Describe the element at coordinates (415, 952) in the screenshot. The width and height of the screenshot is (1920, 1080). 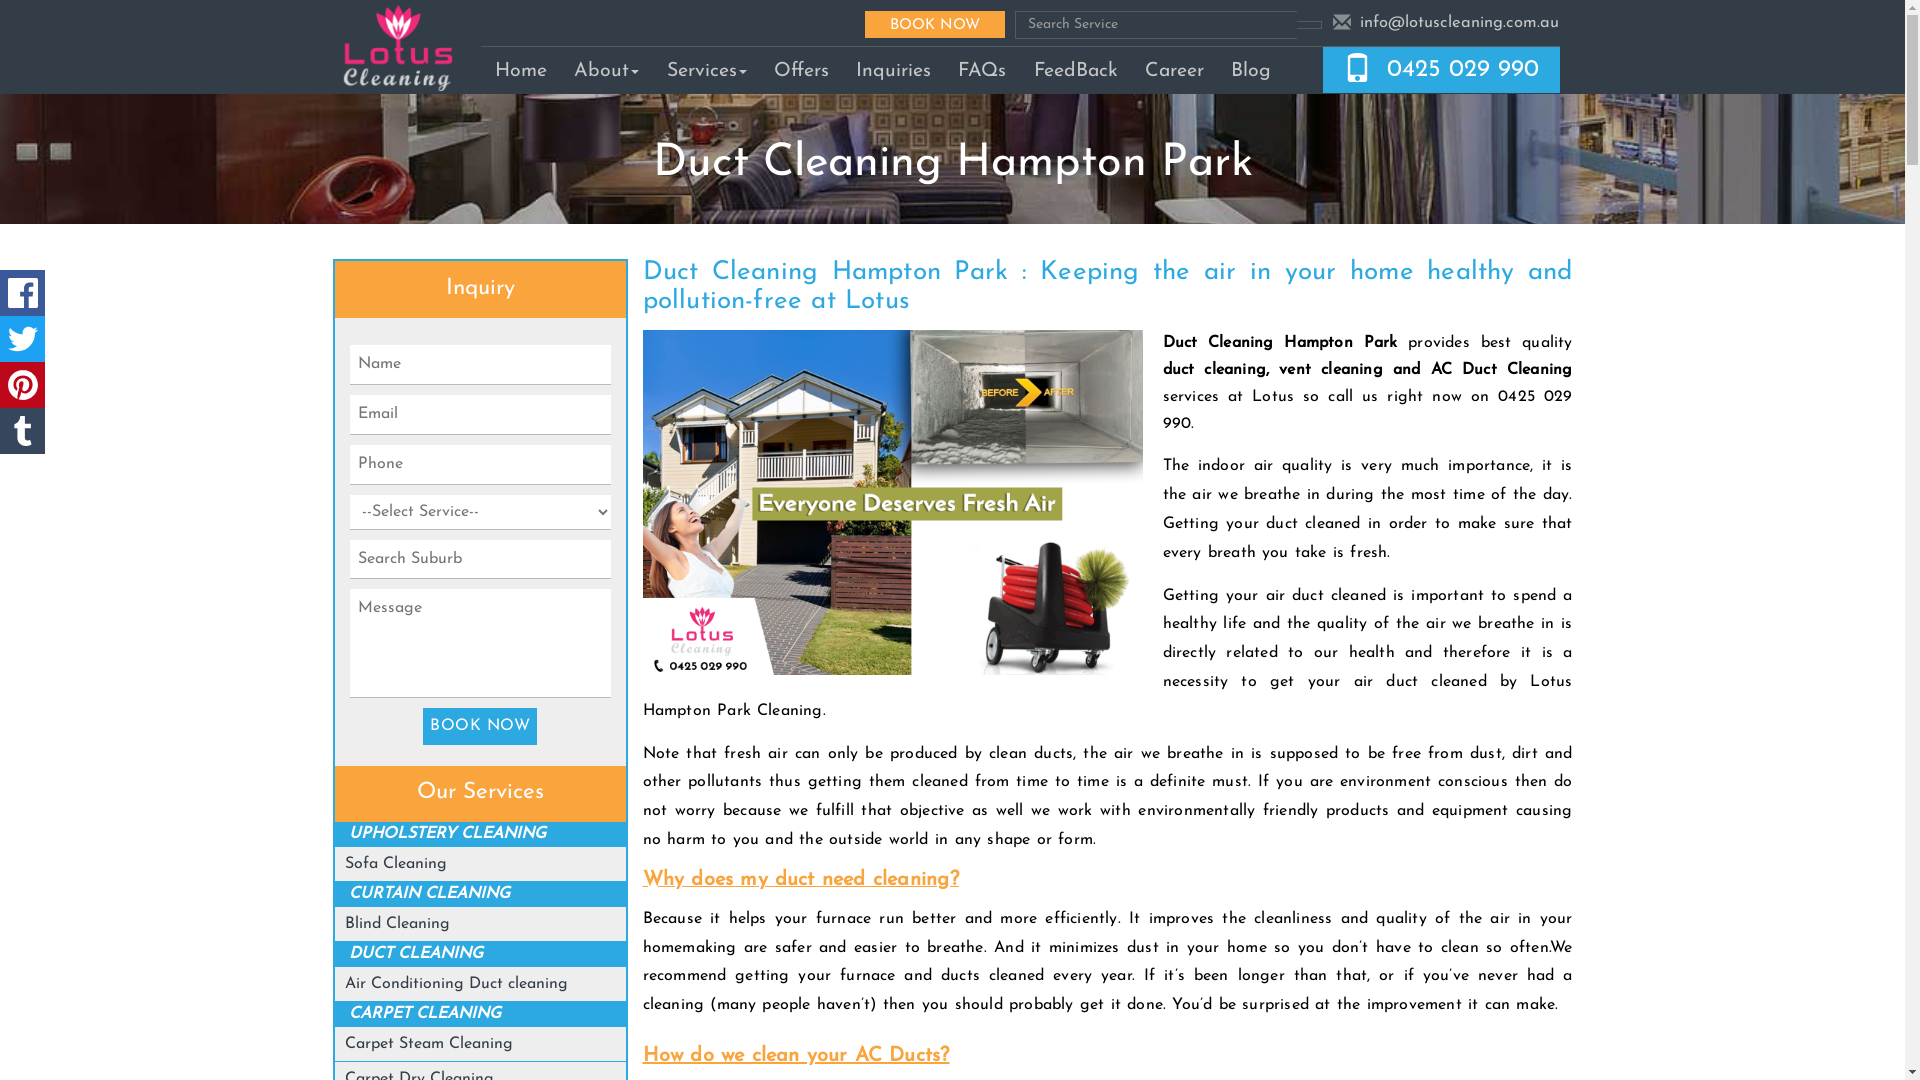
I see `'DUCT CLEANING'` at that location.